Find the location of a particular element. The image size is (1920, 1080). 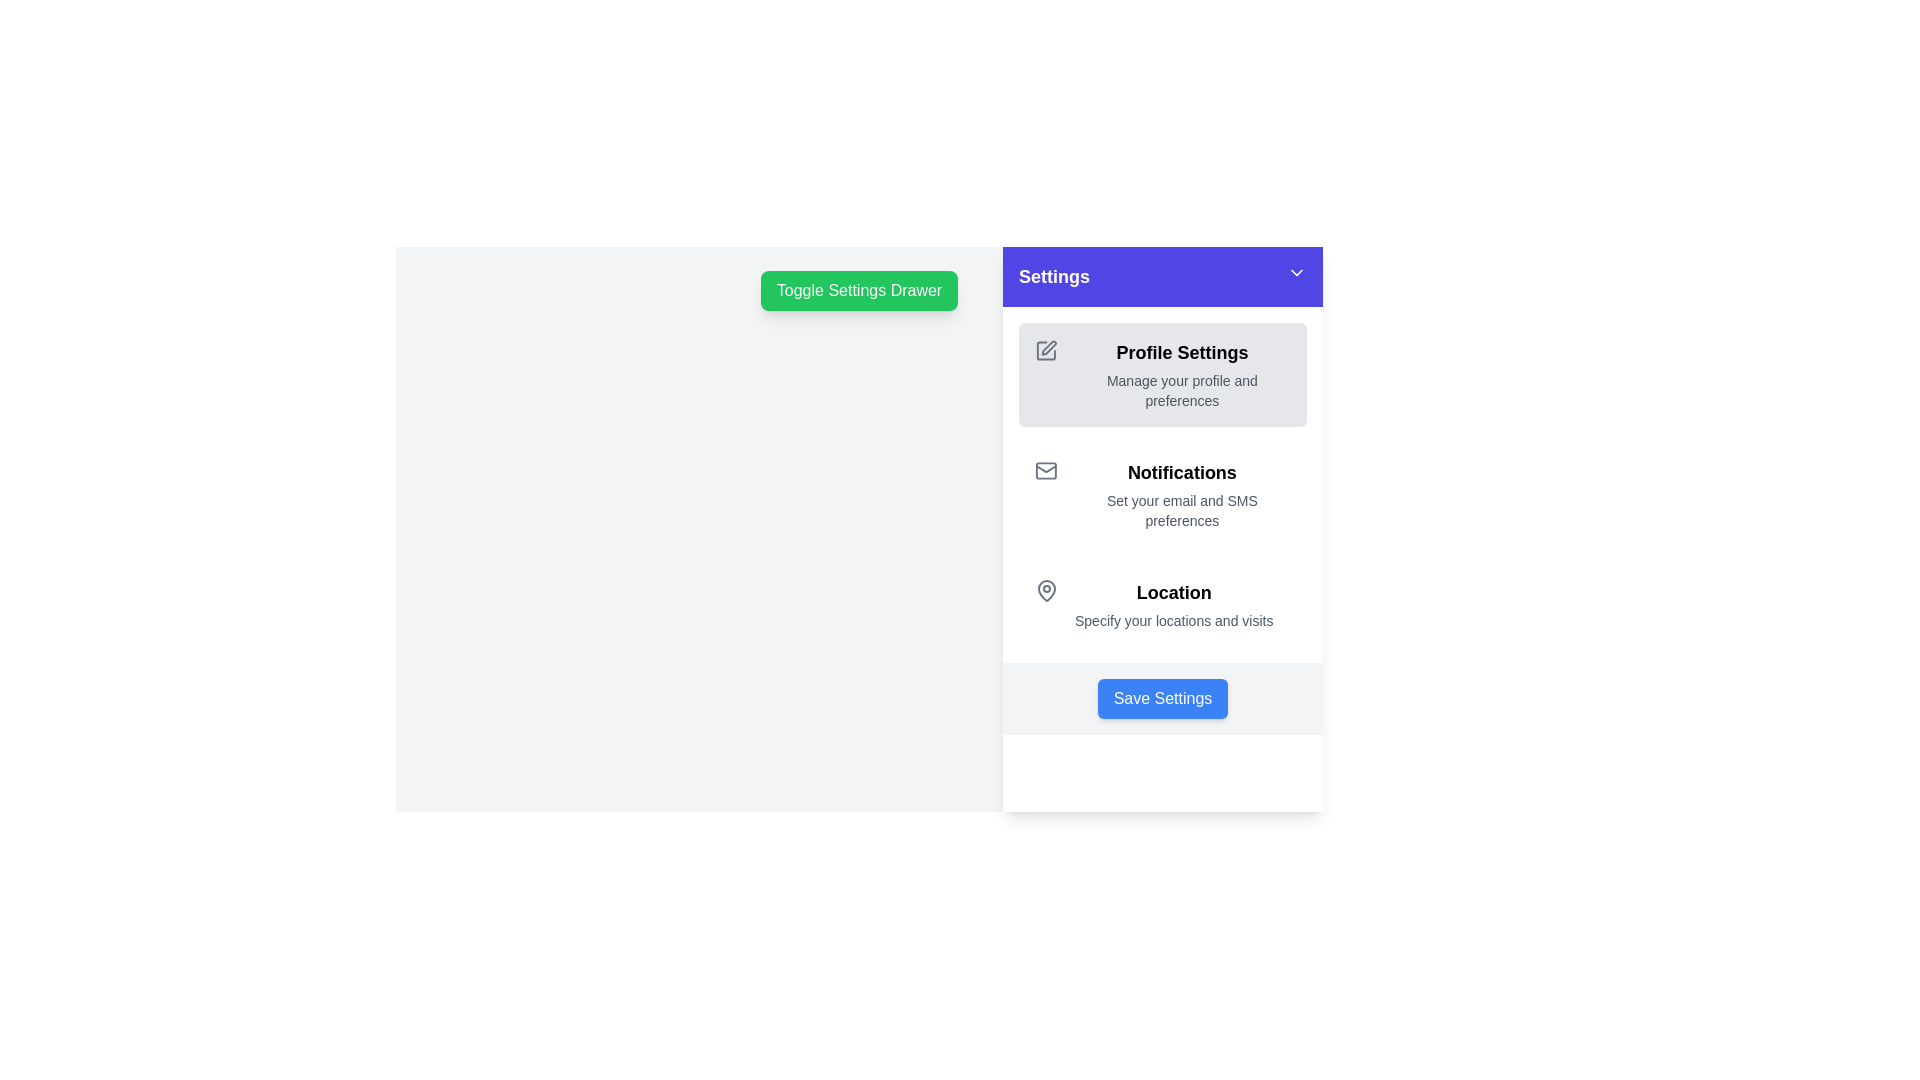

the explanatory text description located below the 'Notifications' heading in the settings panel, which provides additional information about notification options is located at coordinates (1182, 509).